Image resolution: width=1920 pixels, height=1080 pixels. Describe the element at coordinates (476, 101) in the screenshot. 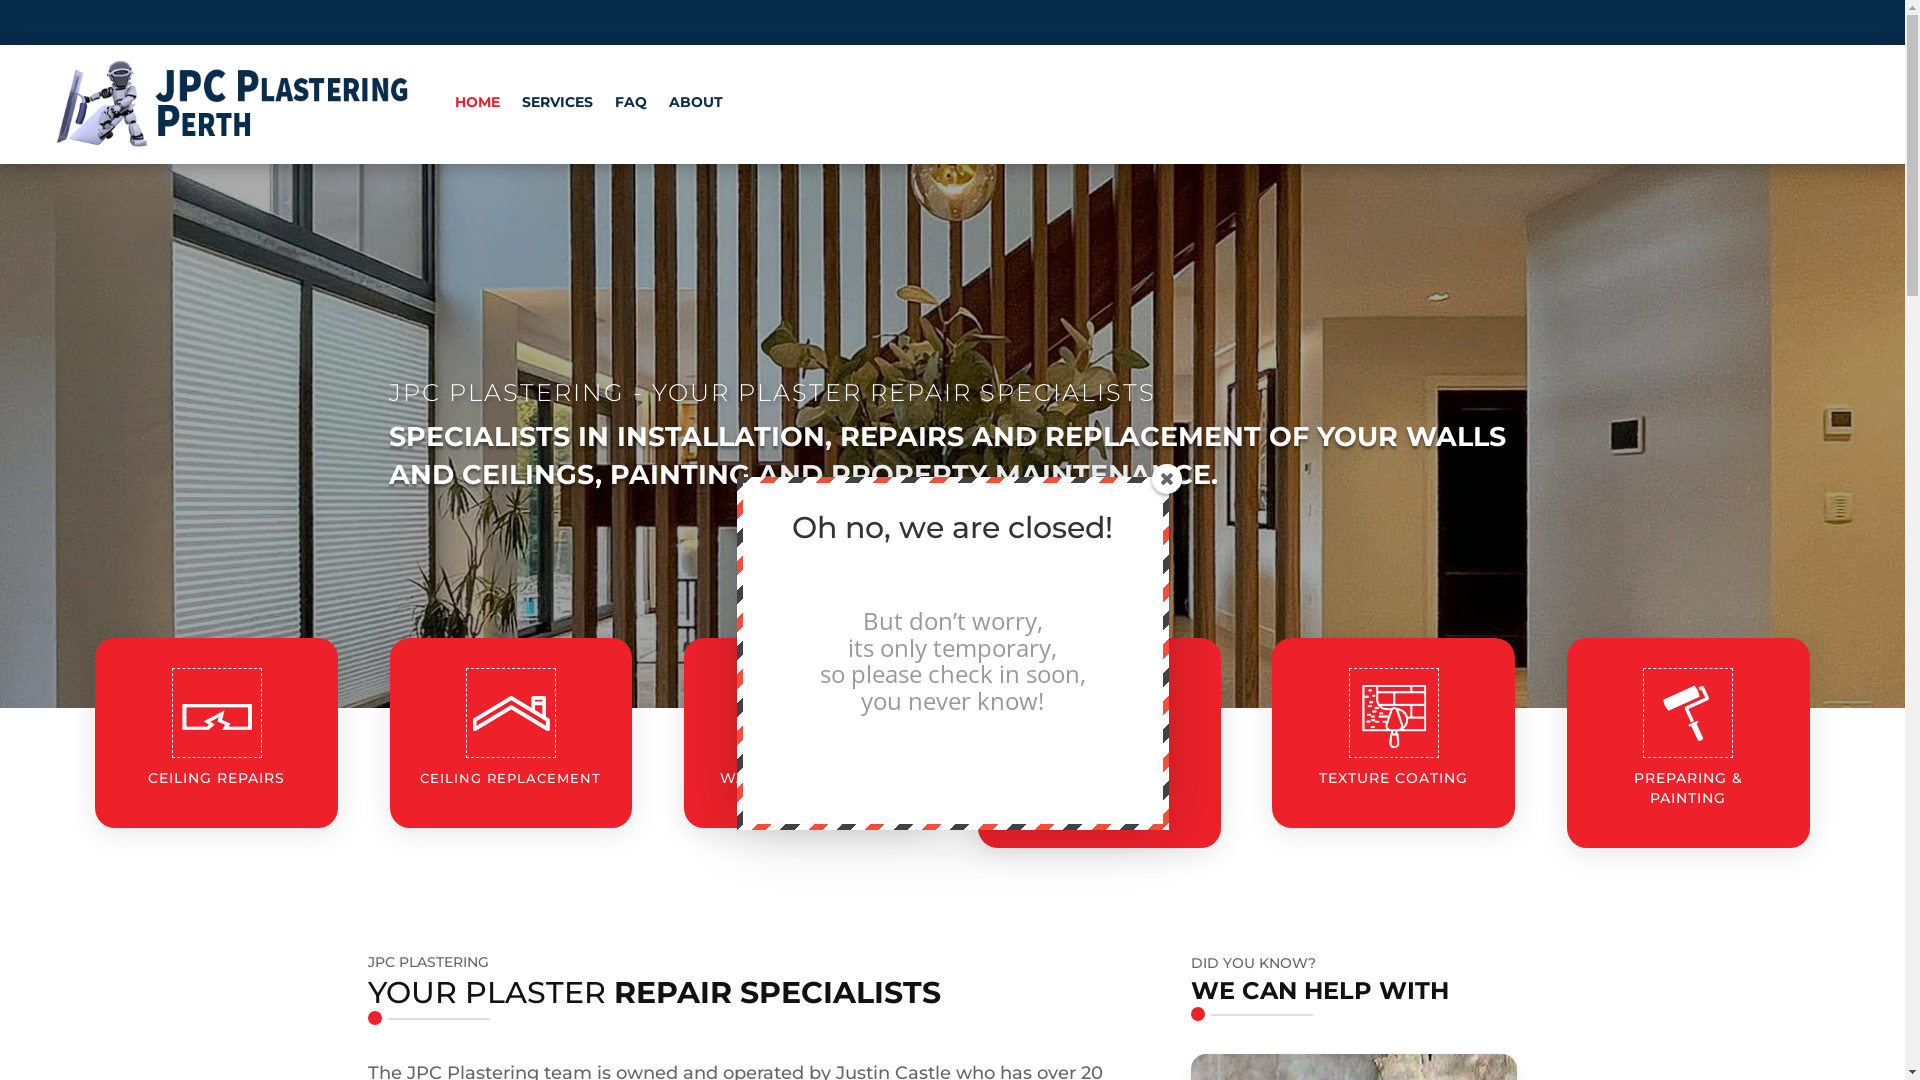

I see `'HOME'` at that location.